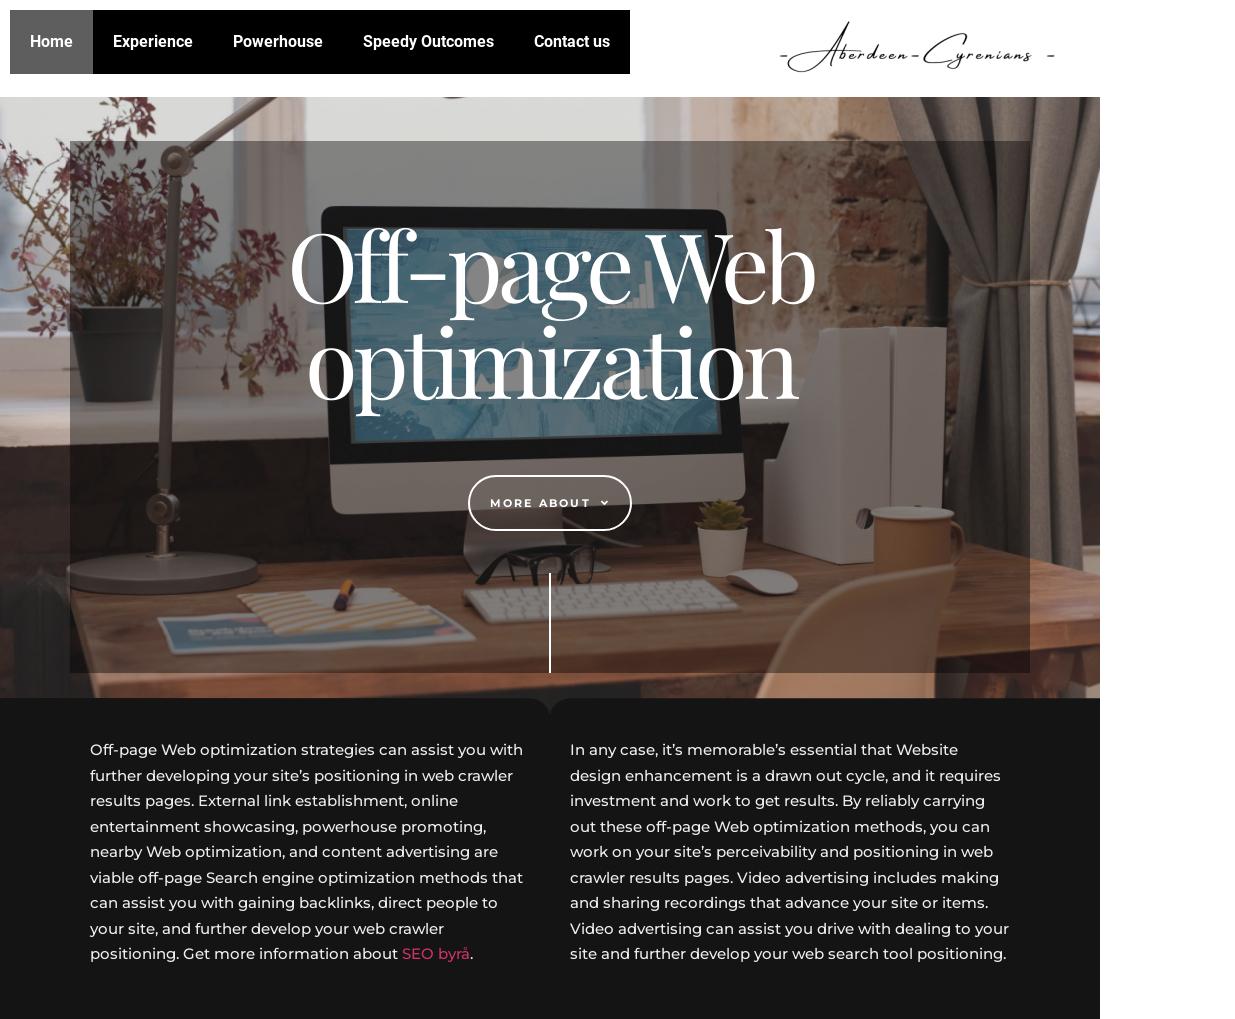 Image resolution: width=1235 pixels, height=1019 pixels. I want to click on 'Off-page Web optimization', so click(548, 309).